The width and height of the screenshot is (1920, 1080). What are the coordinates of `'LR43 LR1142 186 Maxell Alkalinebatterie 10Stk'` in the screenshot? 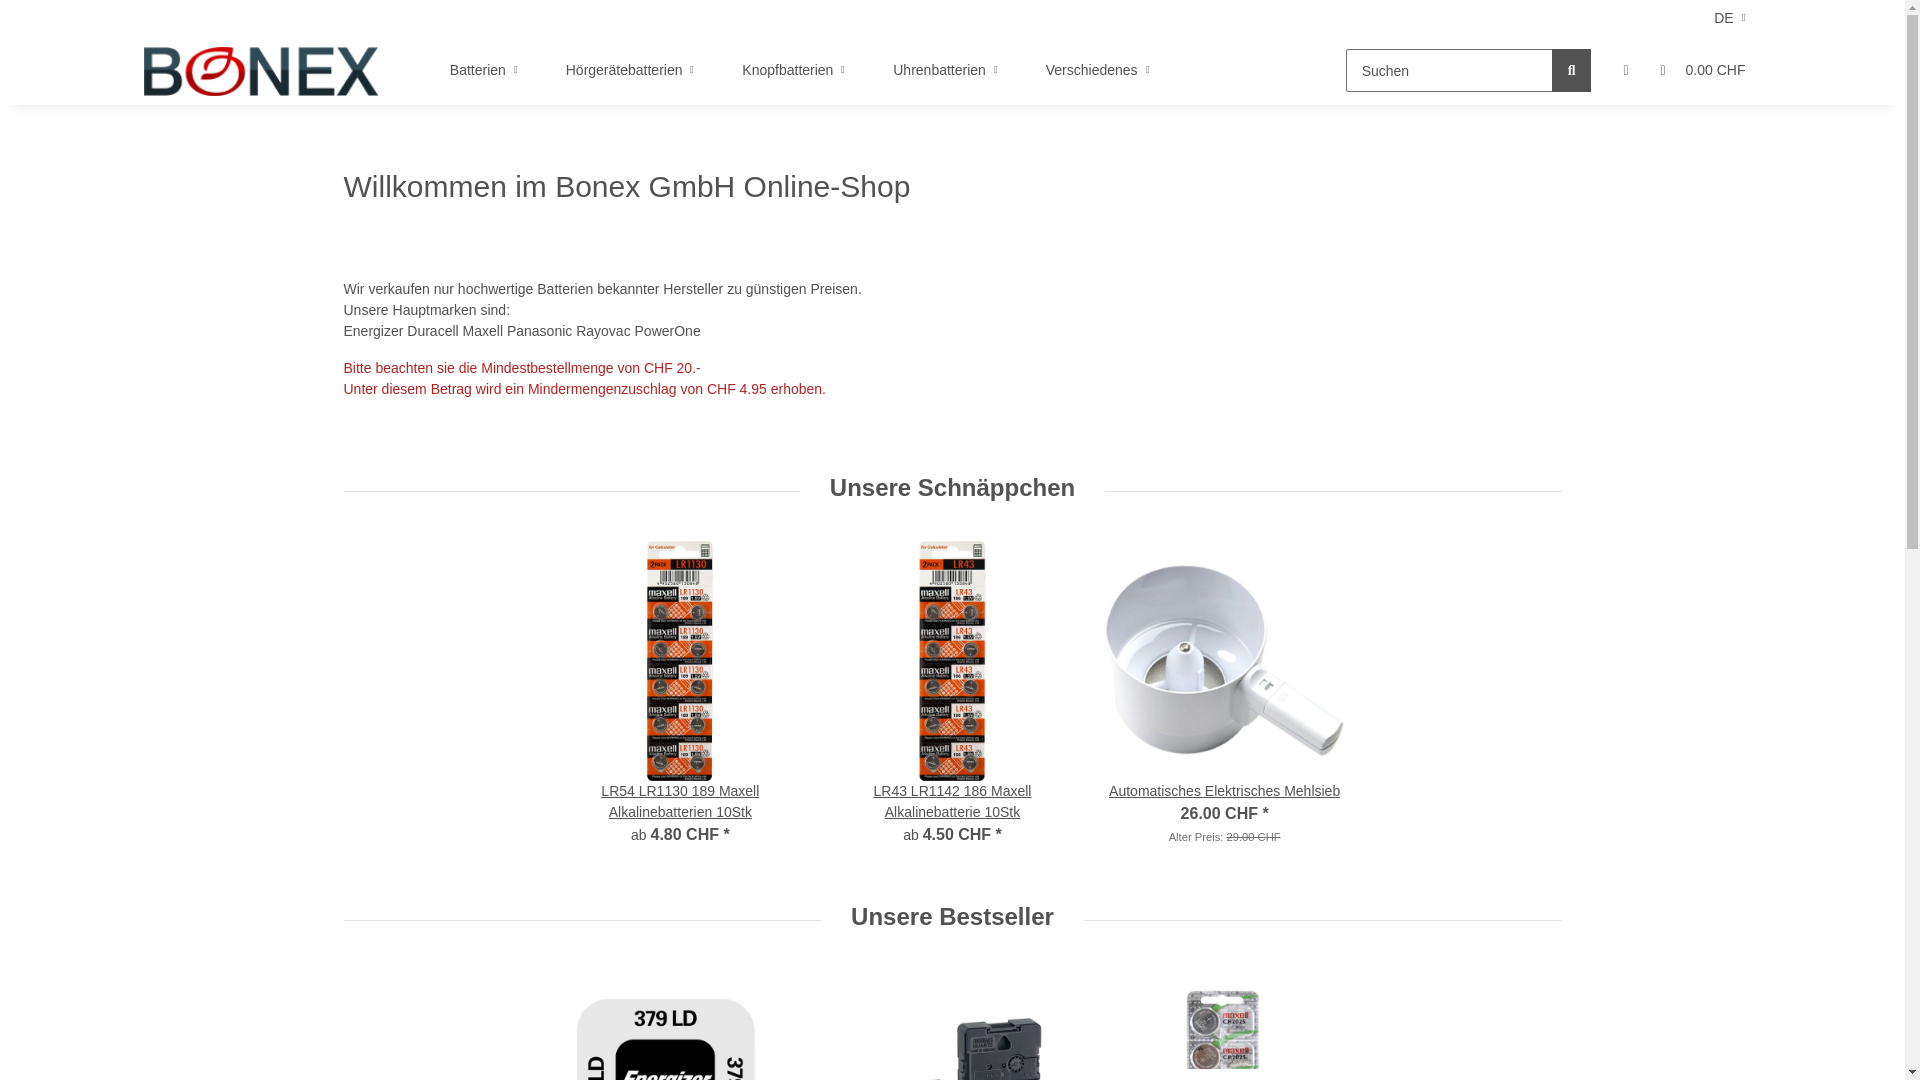 It's located at (950, 801).